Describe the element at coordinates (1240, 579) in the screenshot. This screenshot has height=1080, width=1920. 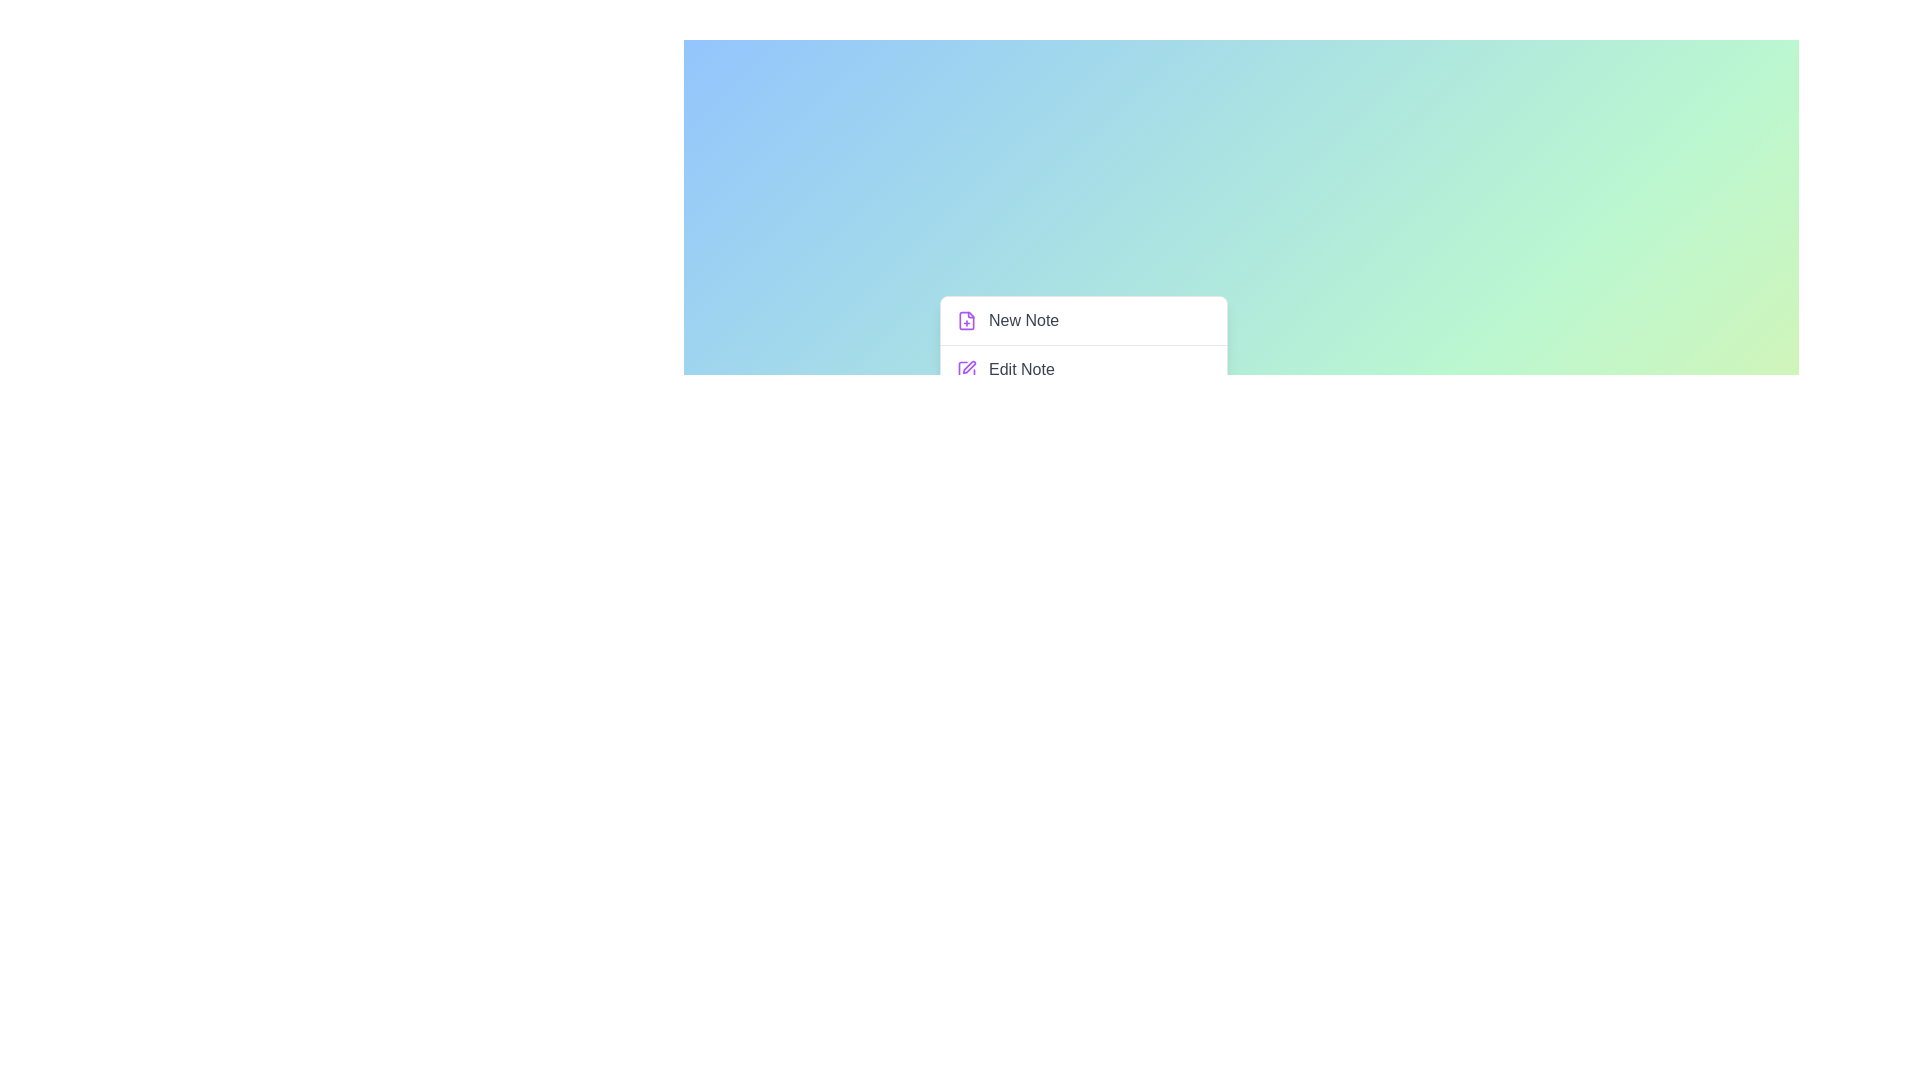
I see `the main area to toggle the menu visibility` at that location.